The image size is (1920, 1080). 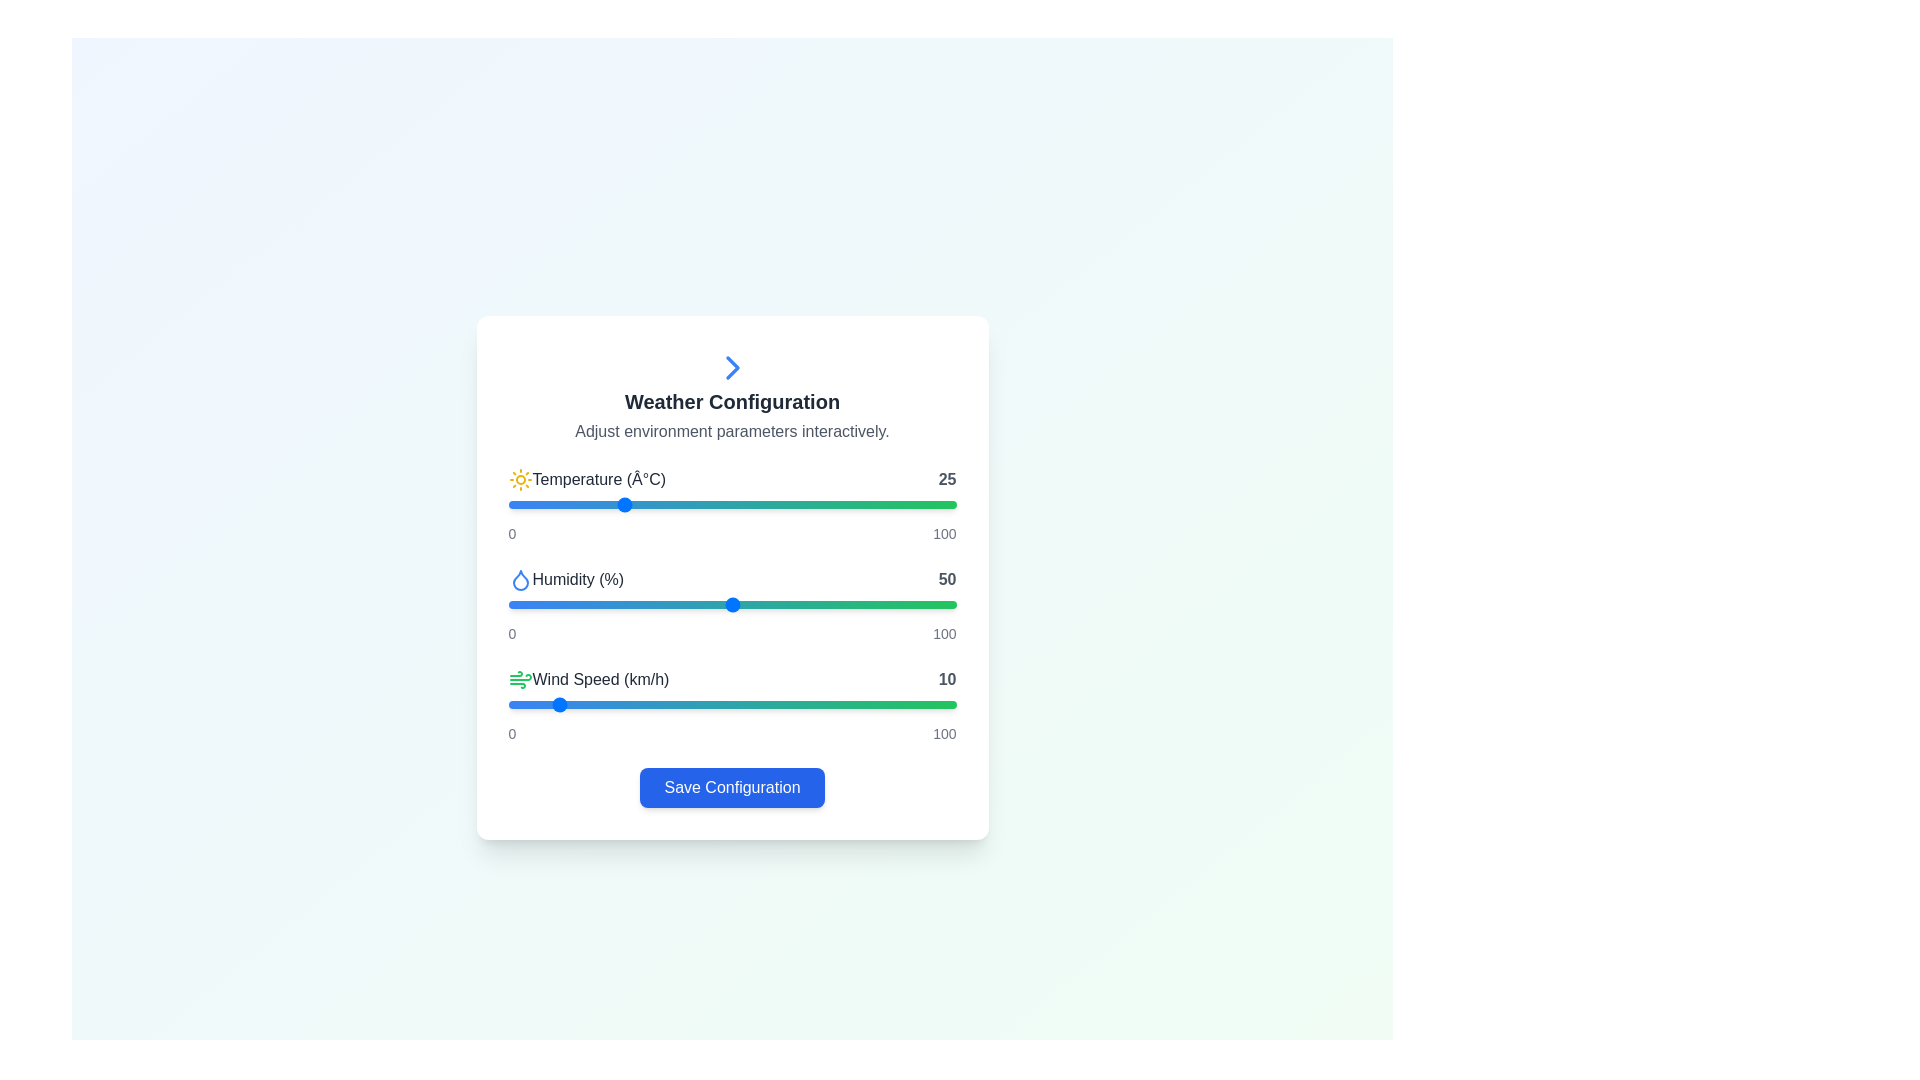 What do you see at coordinates (875, 604) in the screenshot?
I see `the humidity level` at bounding box center [875, 604].